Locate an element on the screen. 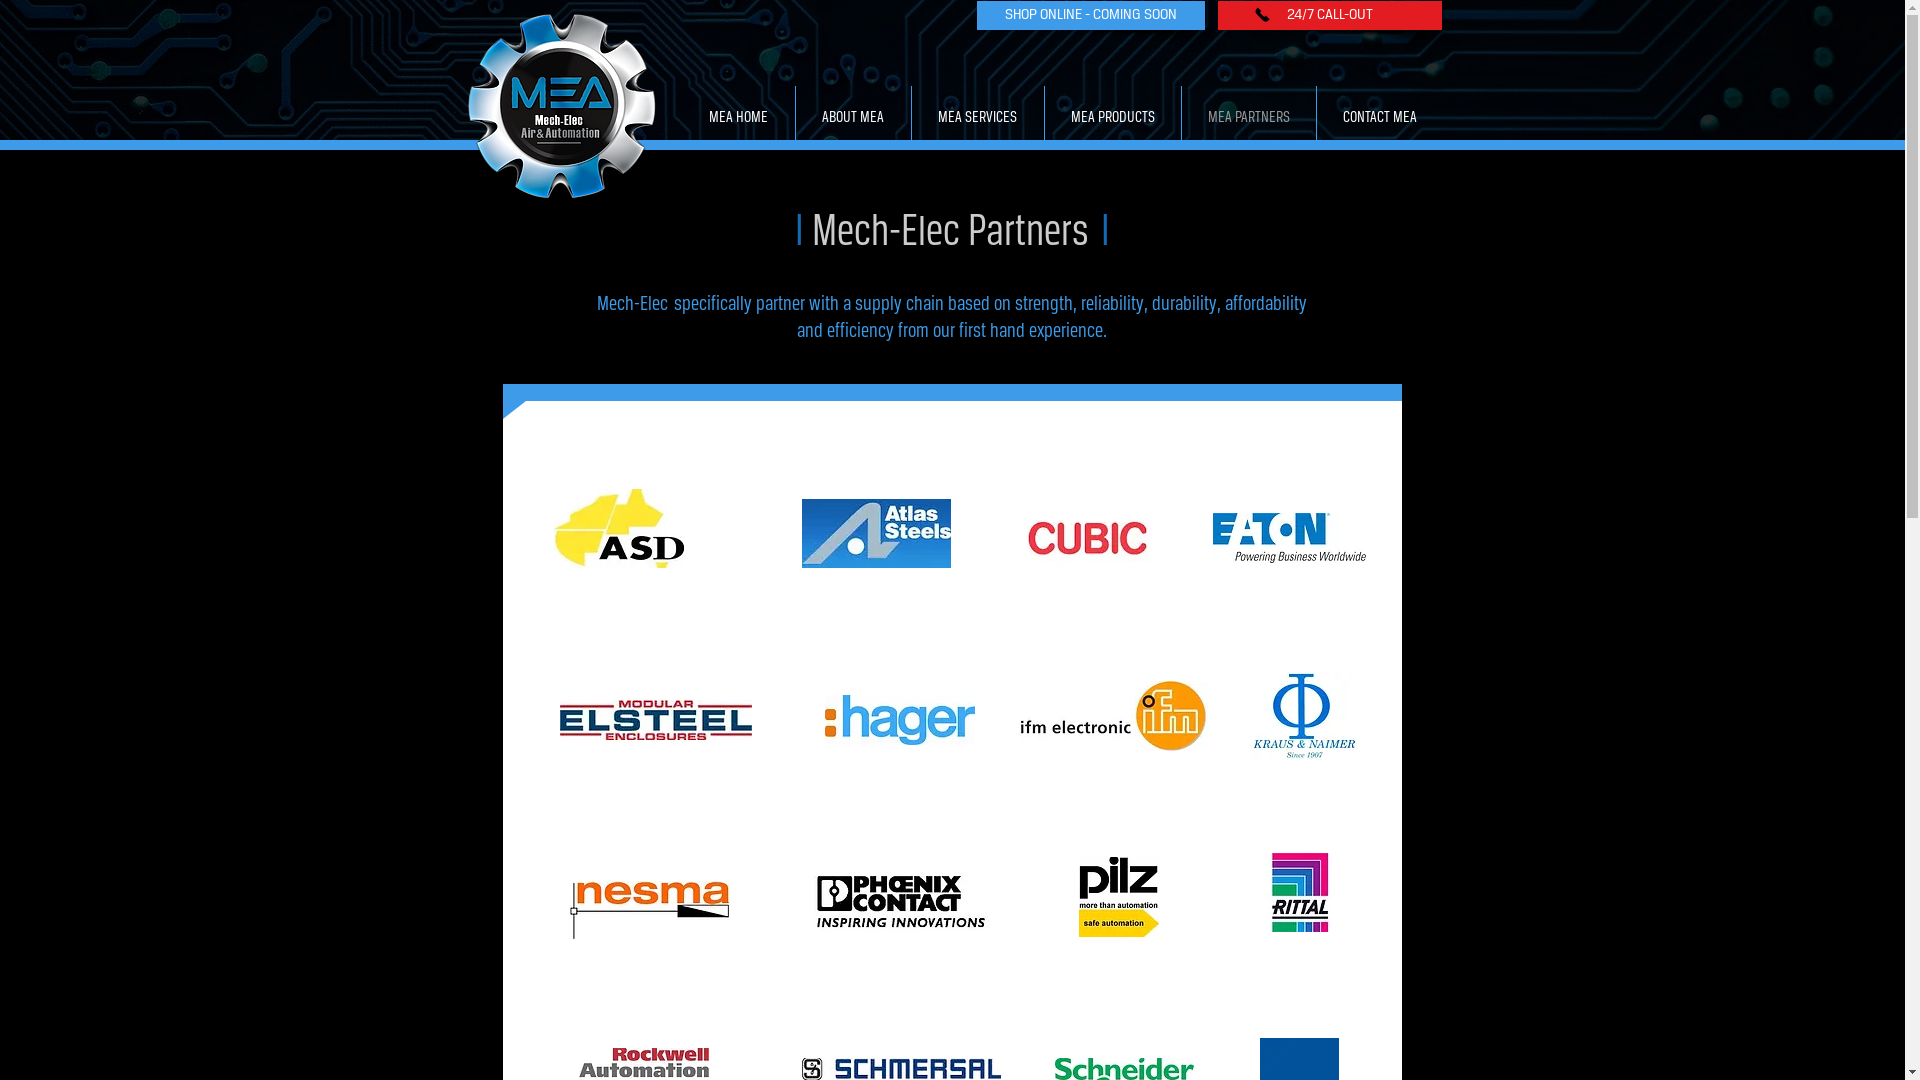 Image resolution: width=1920 pixels, height=1080 pixels. 'MEA PARTNERS' is located at coordinates (1247, 118).